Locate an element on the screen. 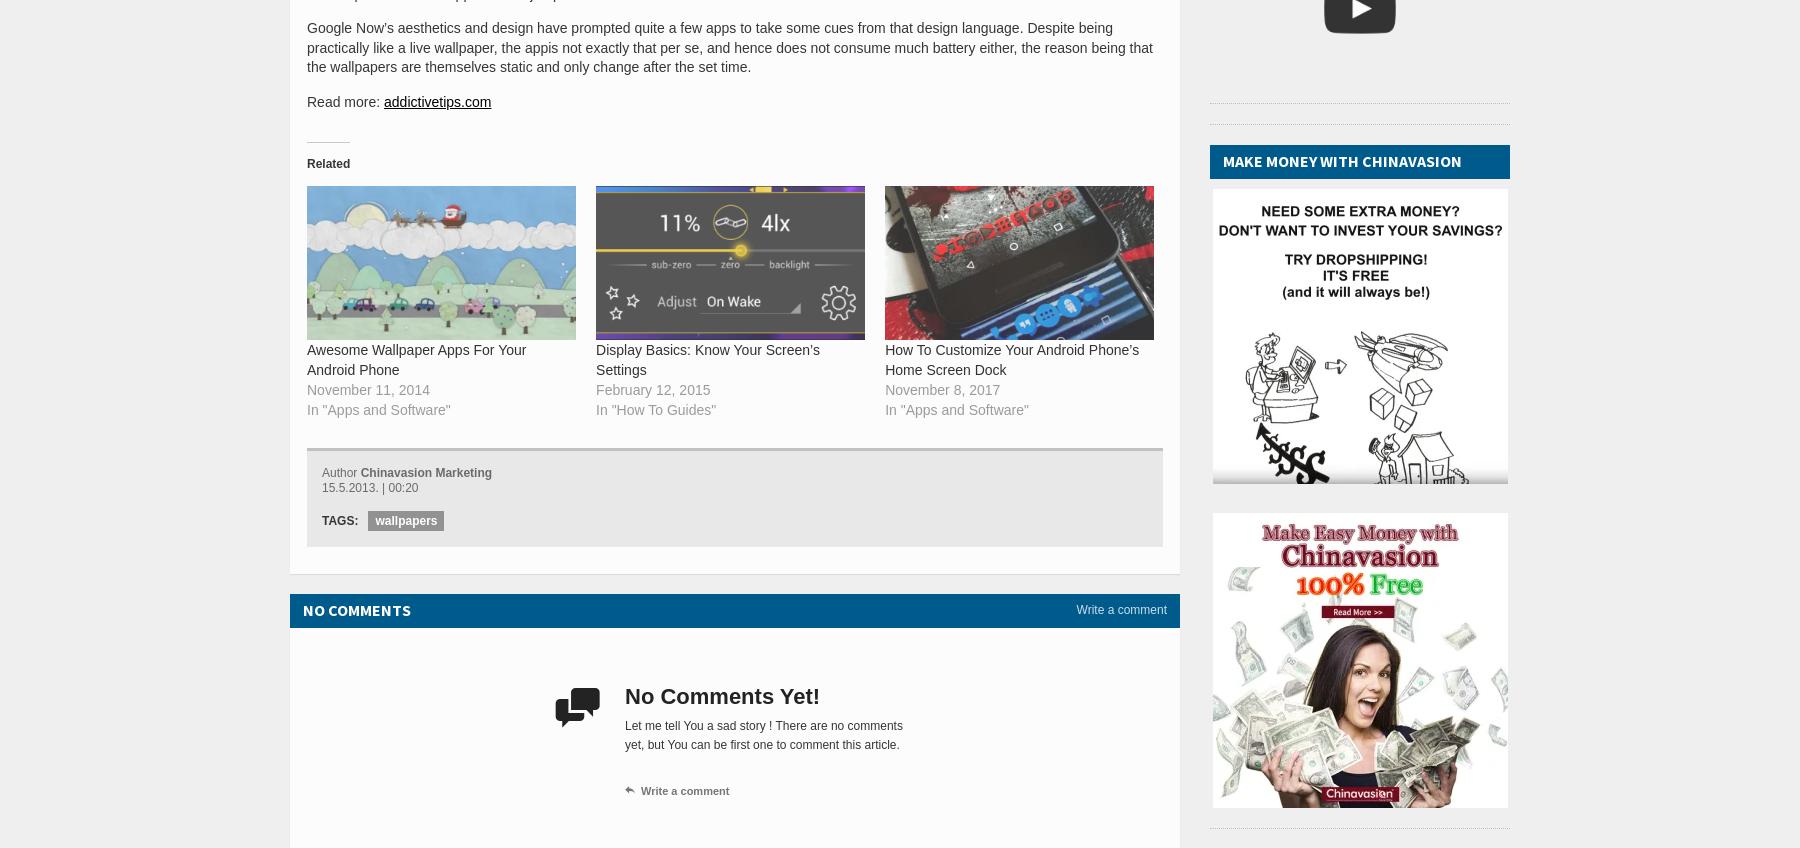  'TAGS:' is located at coordinates (340, 519).